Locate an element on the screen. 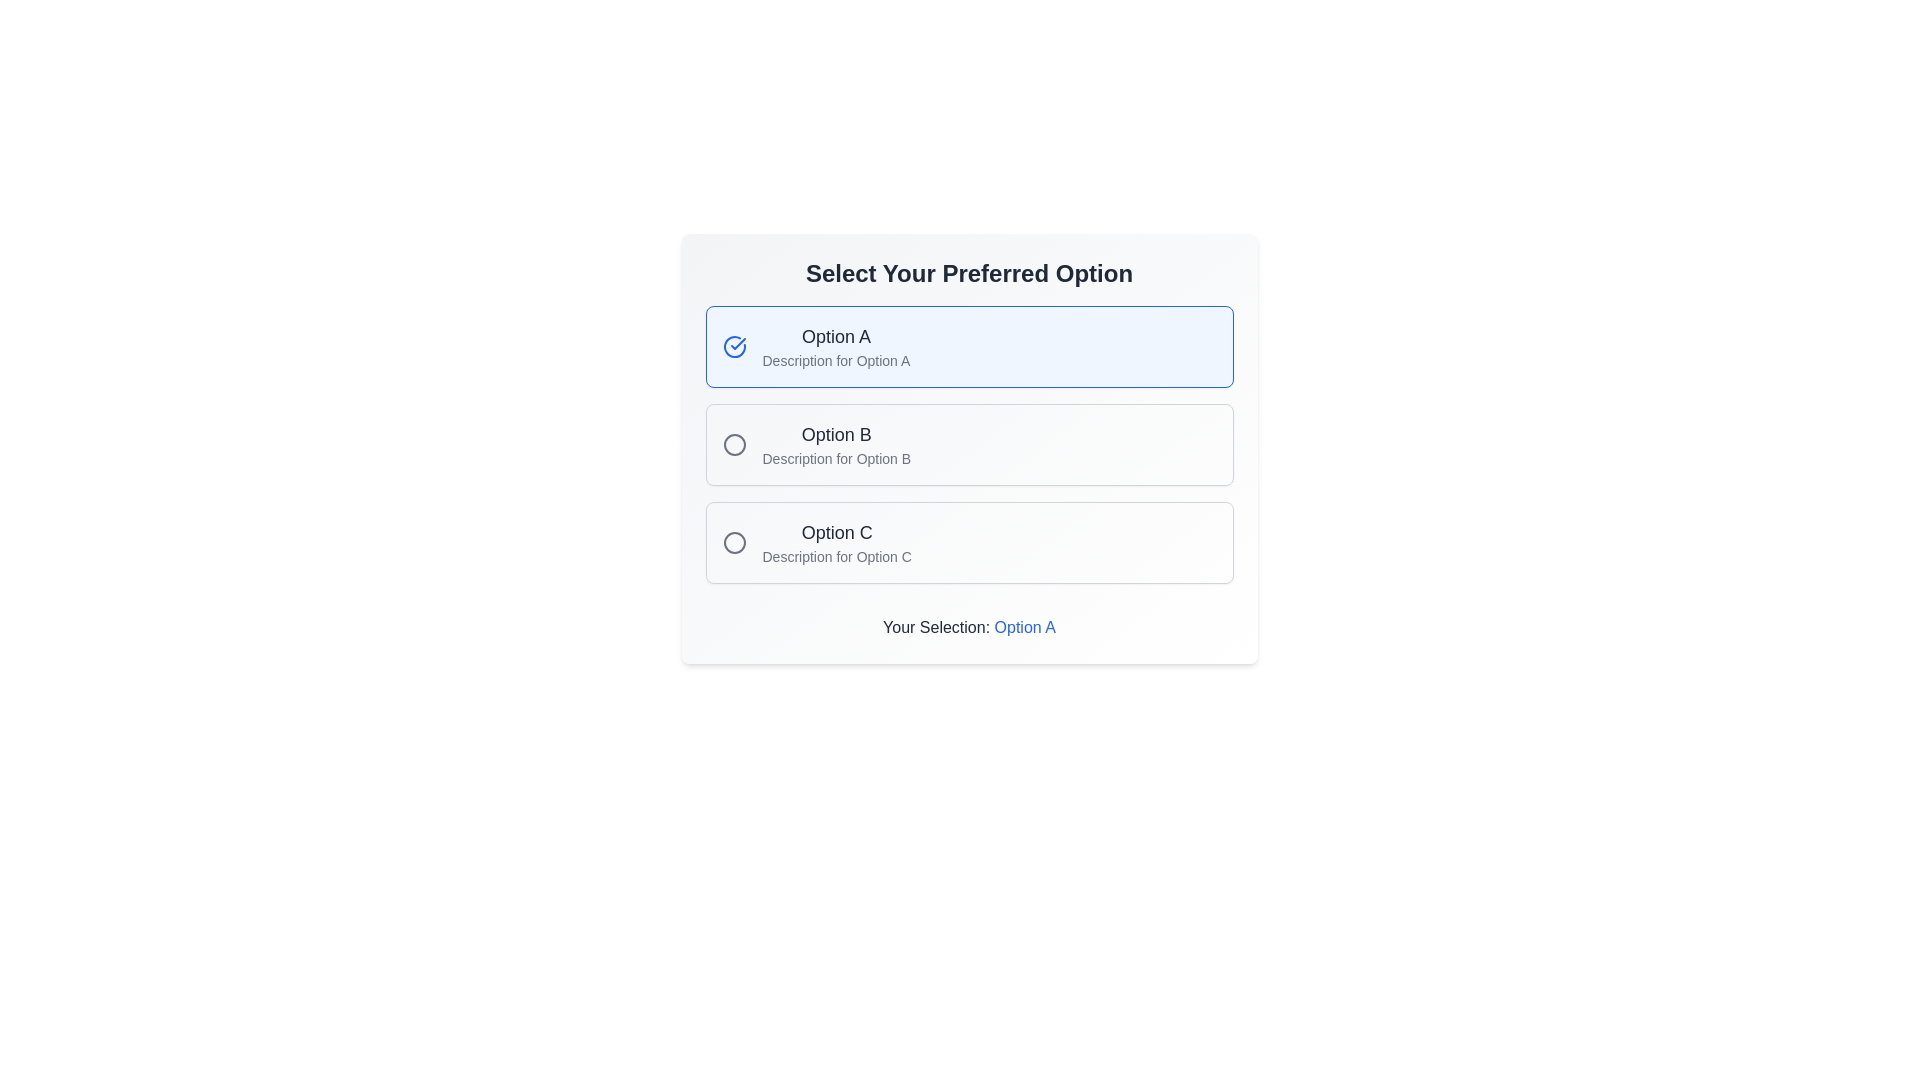  the custom graphical element representing the unselected radio button indicator for 'Option C' located in the third row of selectable options is located at coordinates (733, 543).